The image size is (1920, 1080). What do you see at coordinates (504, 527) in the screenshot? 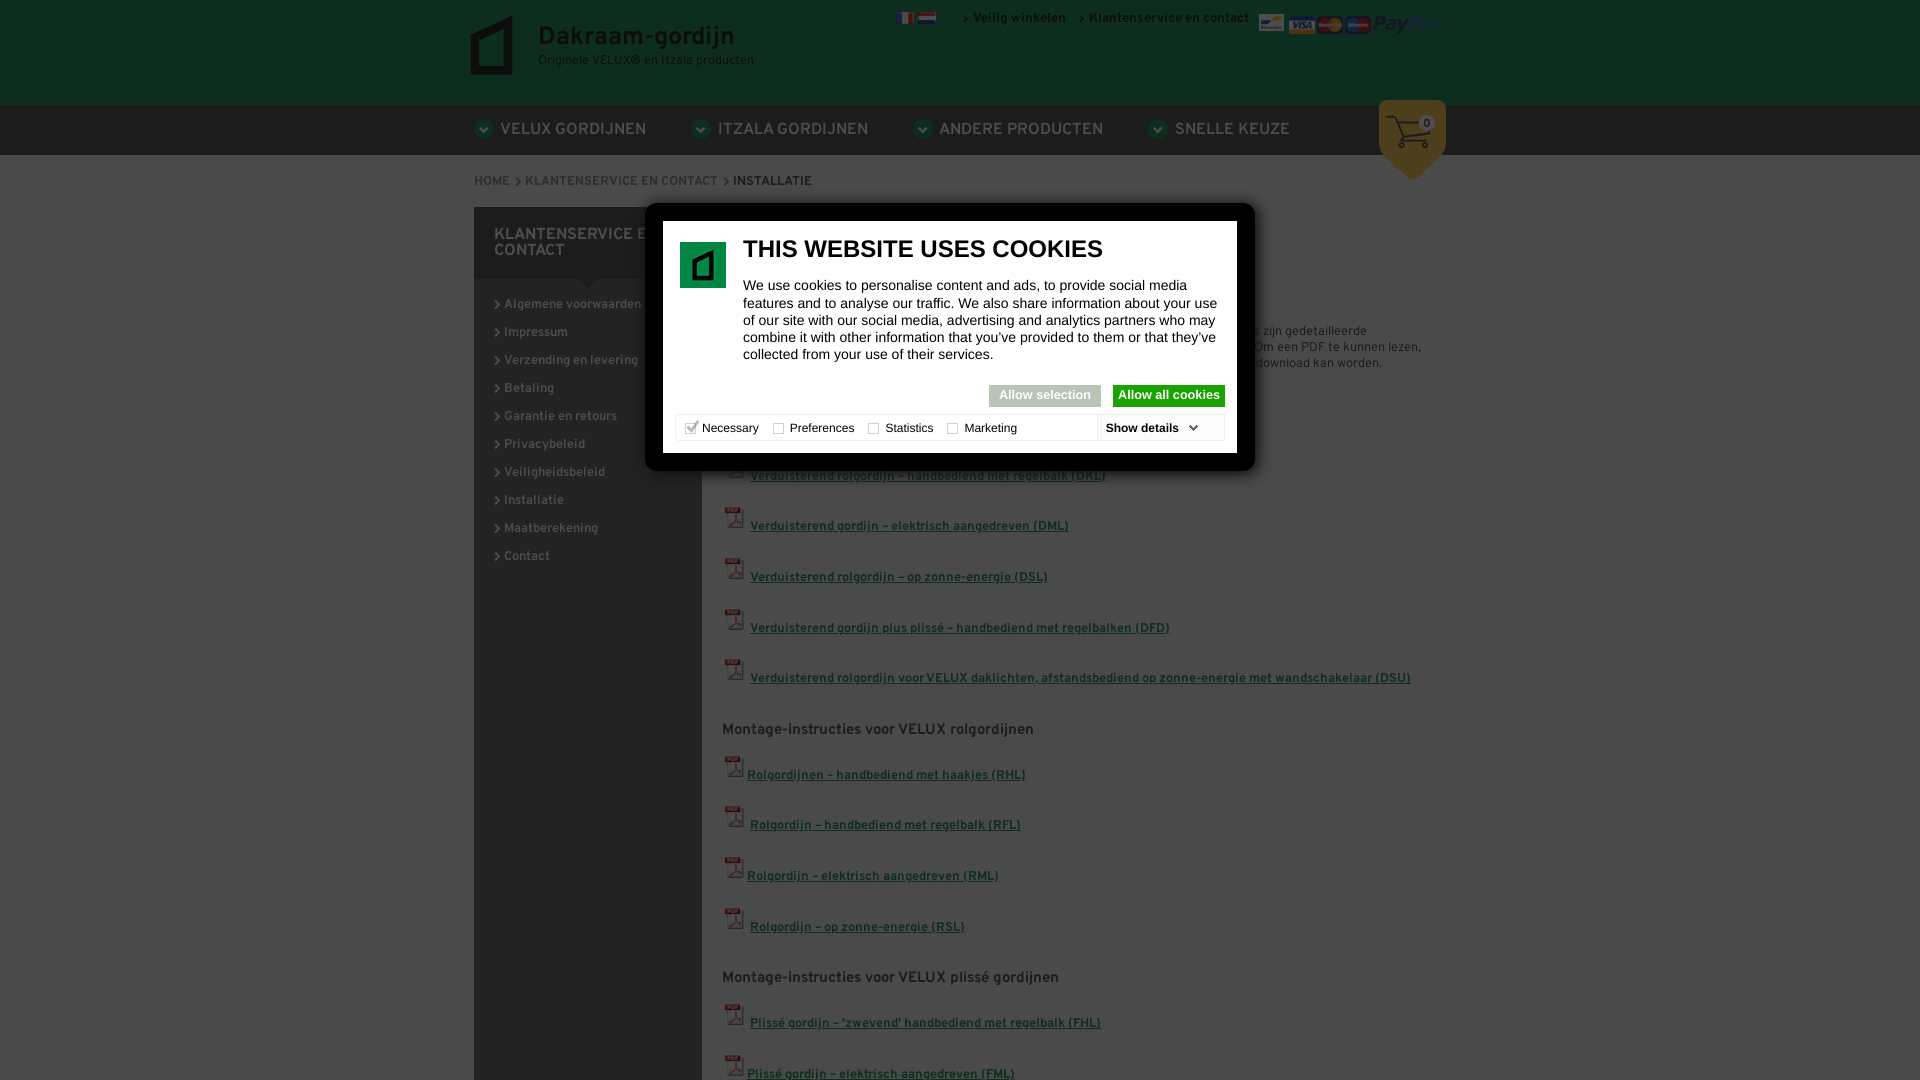
I see `'Maatberekening'` at bounding box center [504, 527].